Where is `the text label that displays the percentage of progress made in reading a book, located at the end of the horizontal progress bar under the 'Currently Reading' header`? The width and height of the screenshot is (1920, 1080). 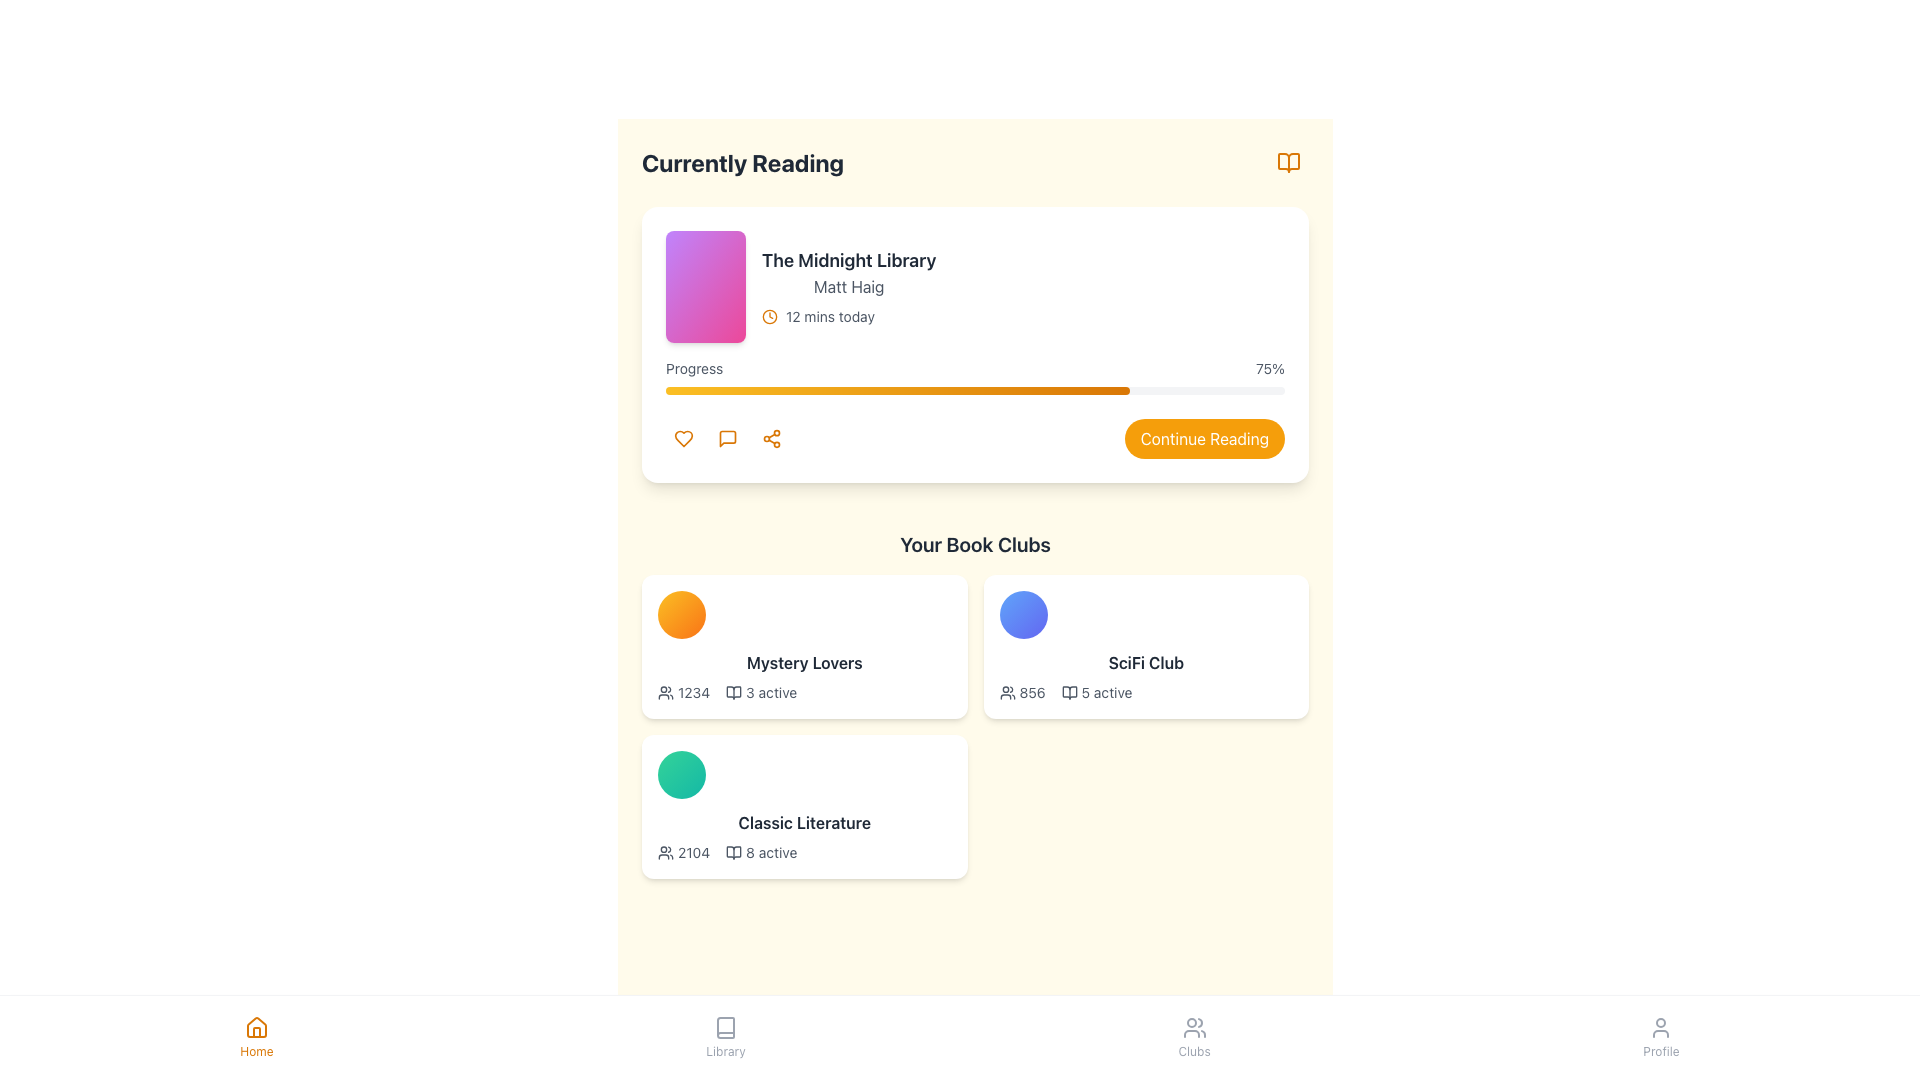
the text label that displays the percentage of progress made in reading a book, located at the end of the horizontal progress bar under the 'Currently Reading' header is located at coordinates (1269, 369).